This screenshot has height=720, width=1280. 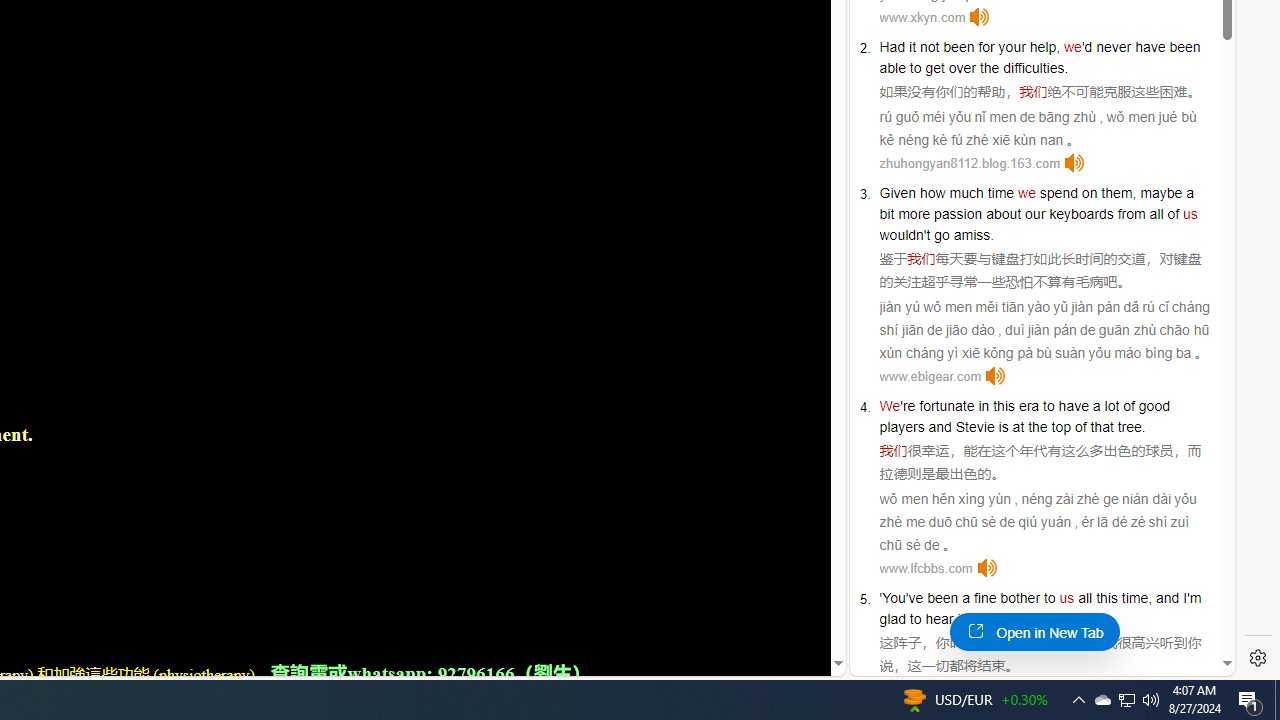 I want to click on ''', so click(x=880, y=596).